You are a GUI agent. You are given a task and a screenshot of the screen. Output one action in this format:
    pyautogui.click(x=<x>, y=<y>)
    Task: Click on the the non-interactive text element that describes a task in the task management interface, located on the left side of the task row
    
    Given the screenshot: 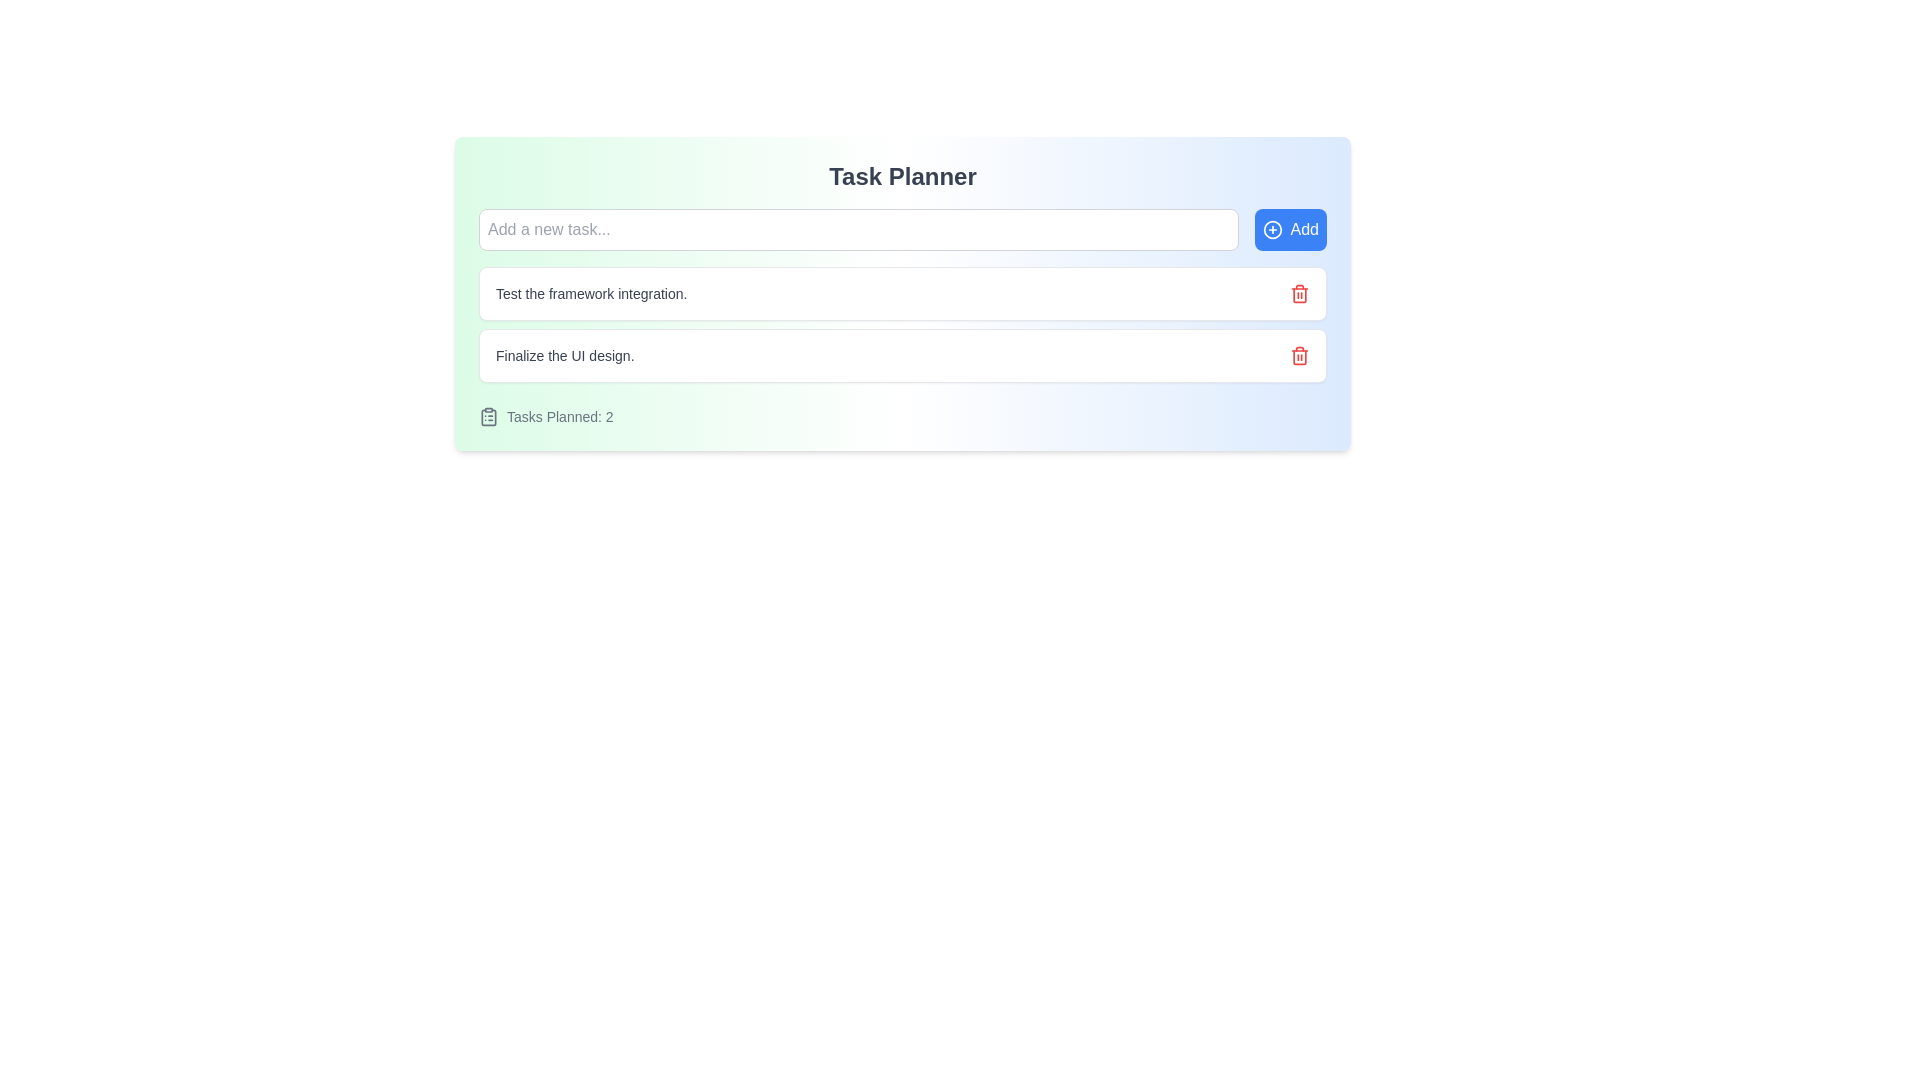 What is the action you would take?
    pyautogui.click(x=564, y=354)
    